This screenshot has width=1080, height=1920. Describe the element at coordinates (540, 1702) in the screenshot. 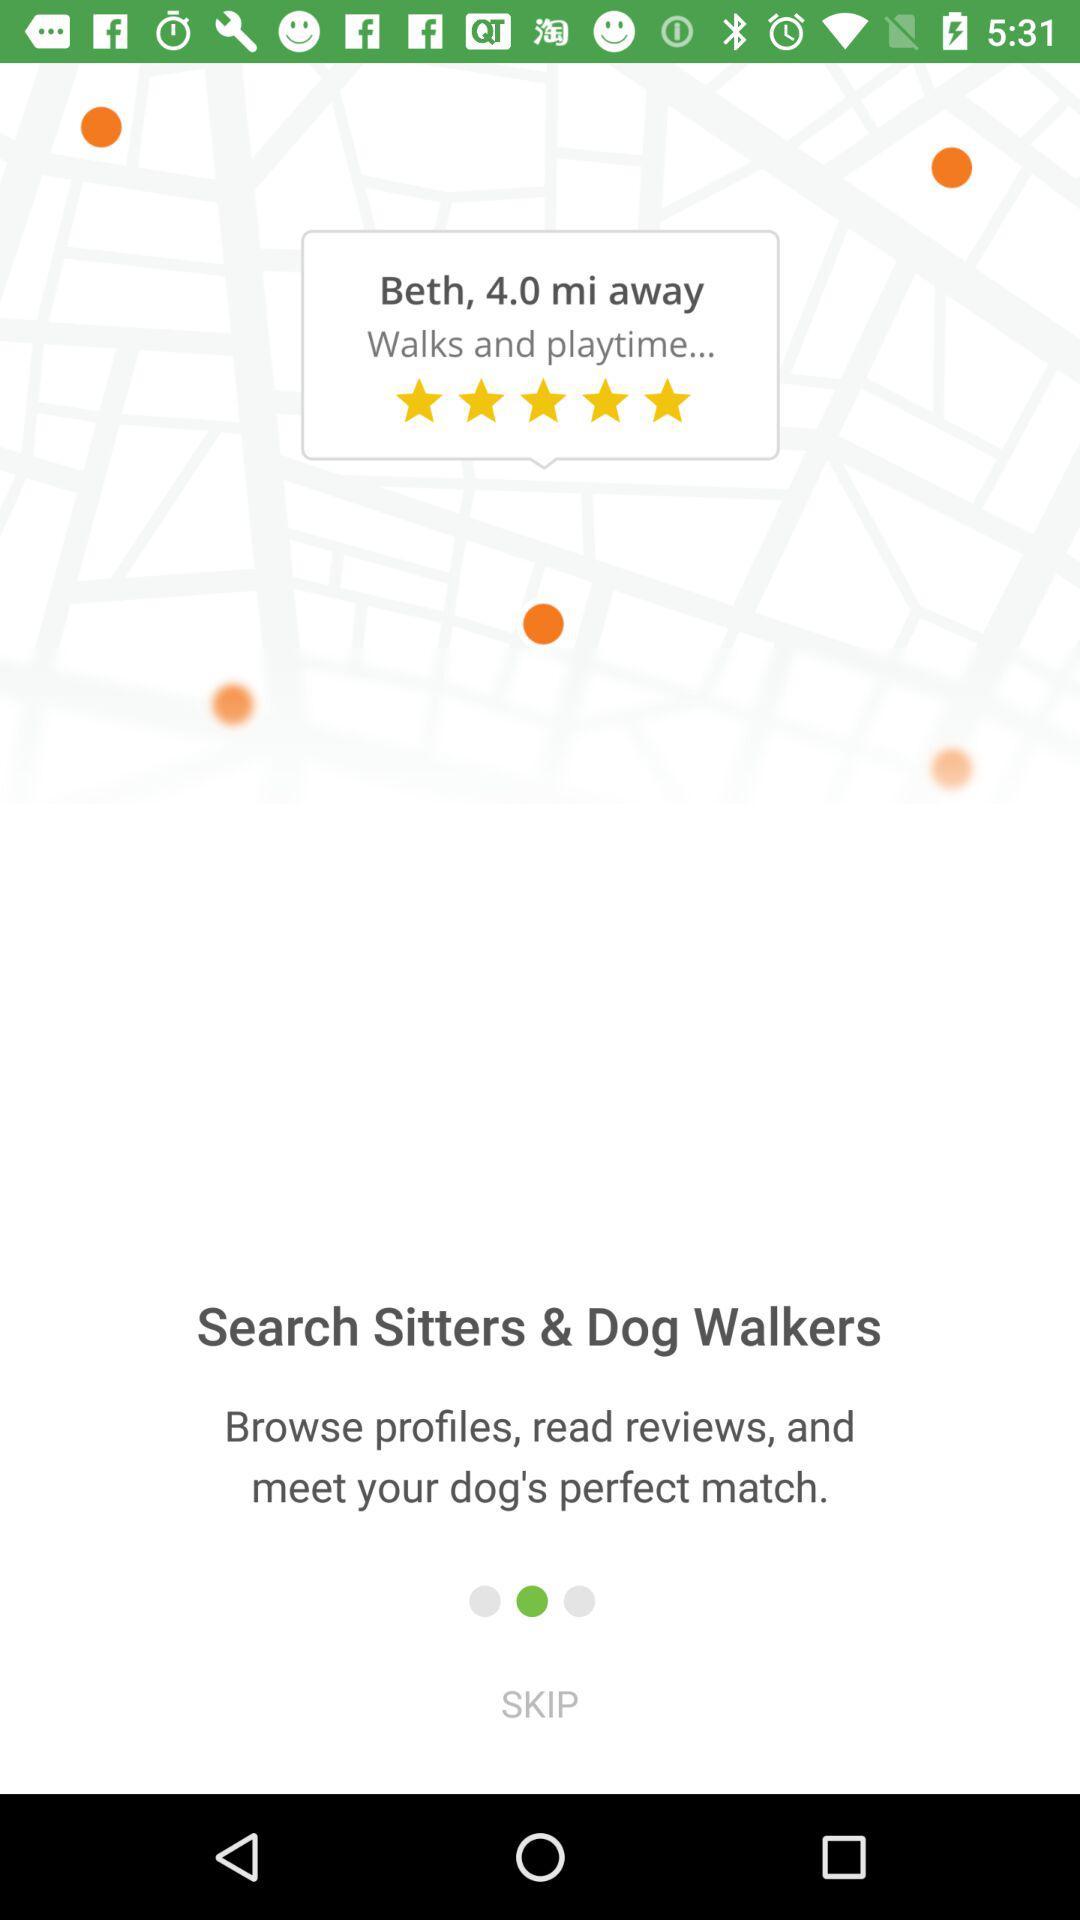

I see `skip item` at that location.